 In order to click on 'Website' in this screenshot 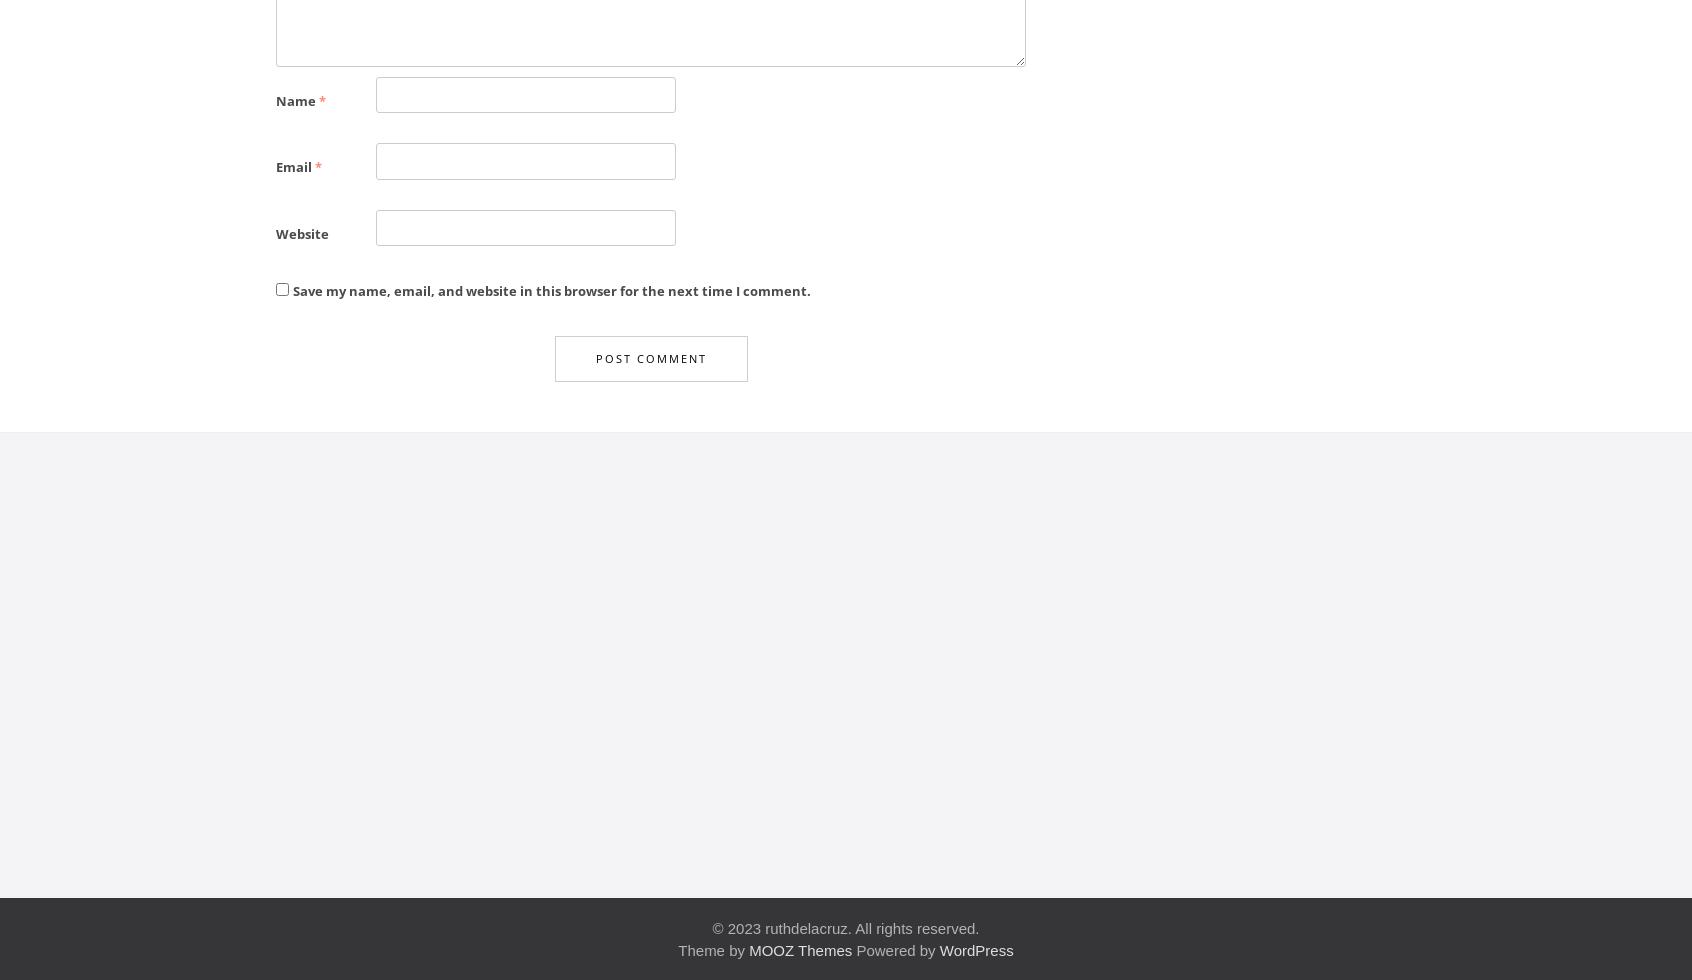, I will do `click(275, 233)`.